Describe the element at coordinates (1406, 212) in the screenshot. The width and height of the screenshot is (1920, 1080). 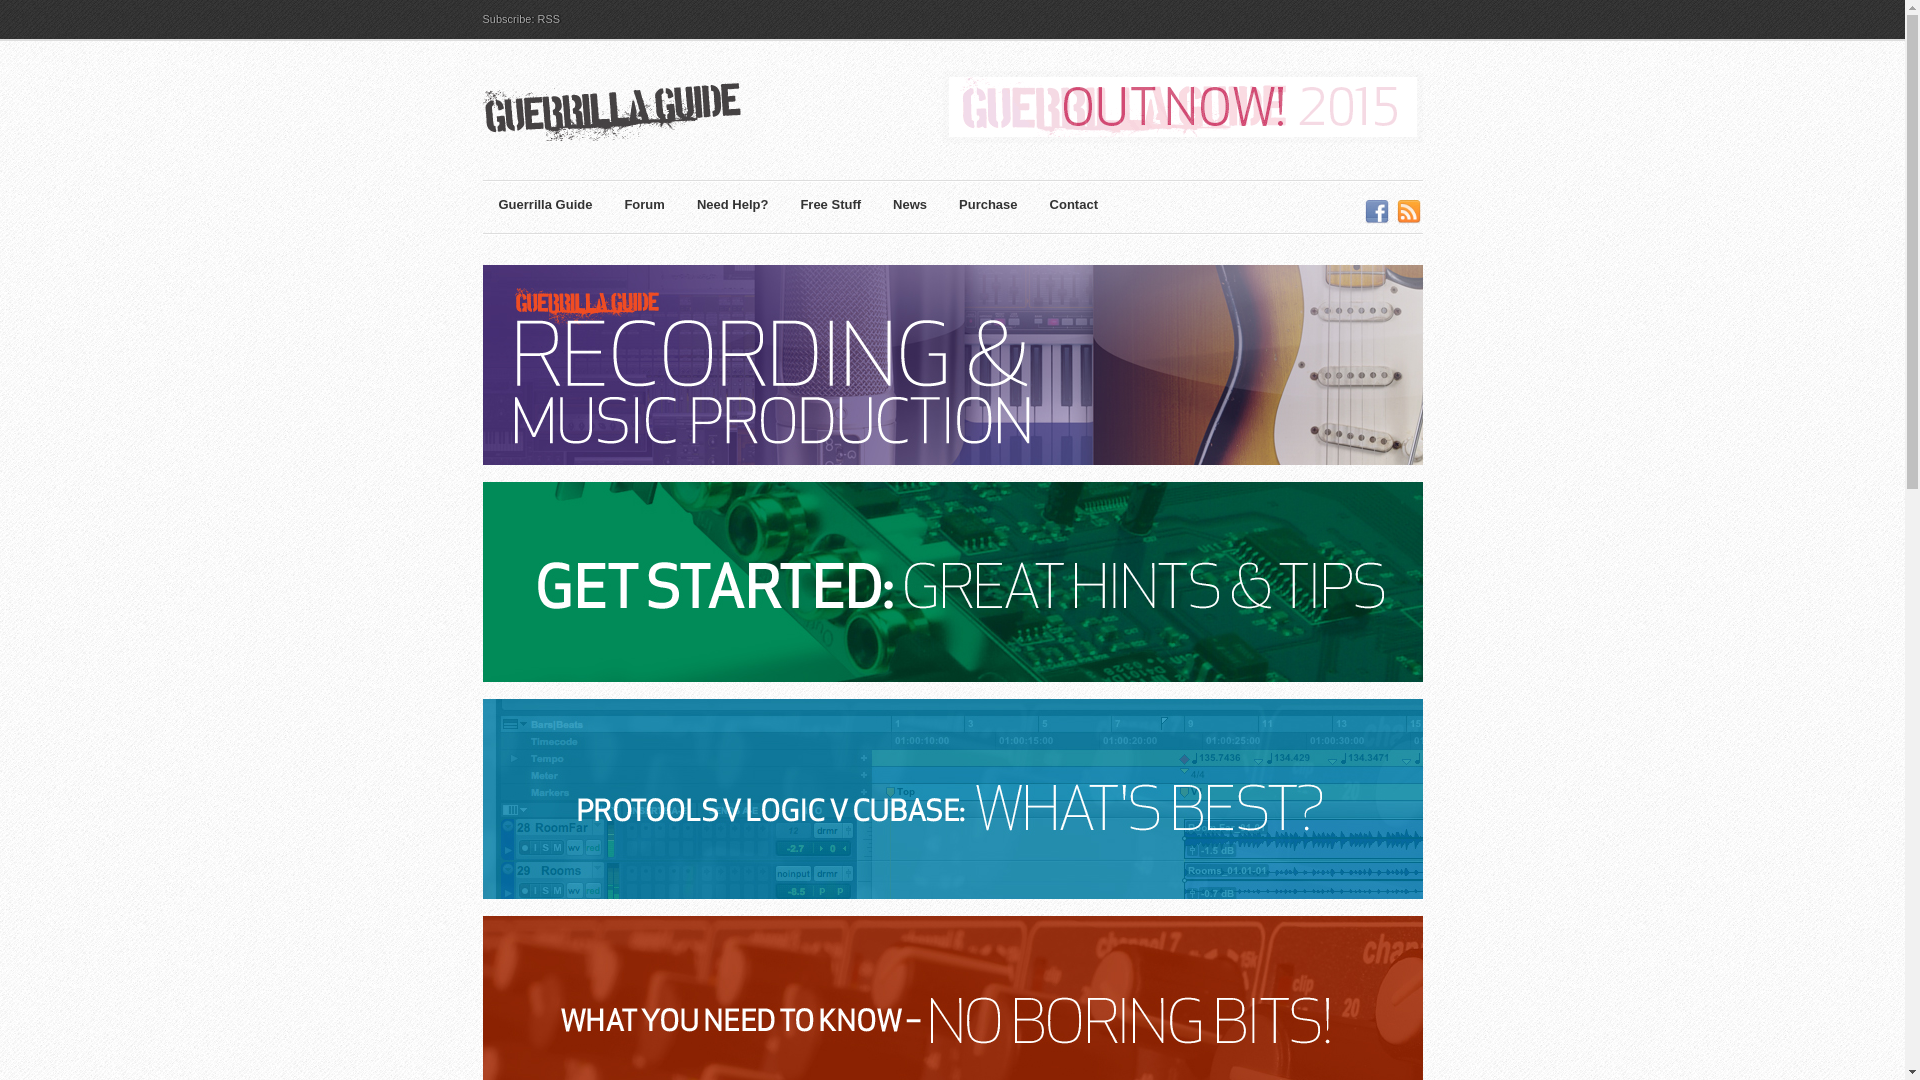
I see `'RSS'` at that location.